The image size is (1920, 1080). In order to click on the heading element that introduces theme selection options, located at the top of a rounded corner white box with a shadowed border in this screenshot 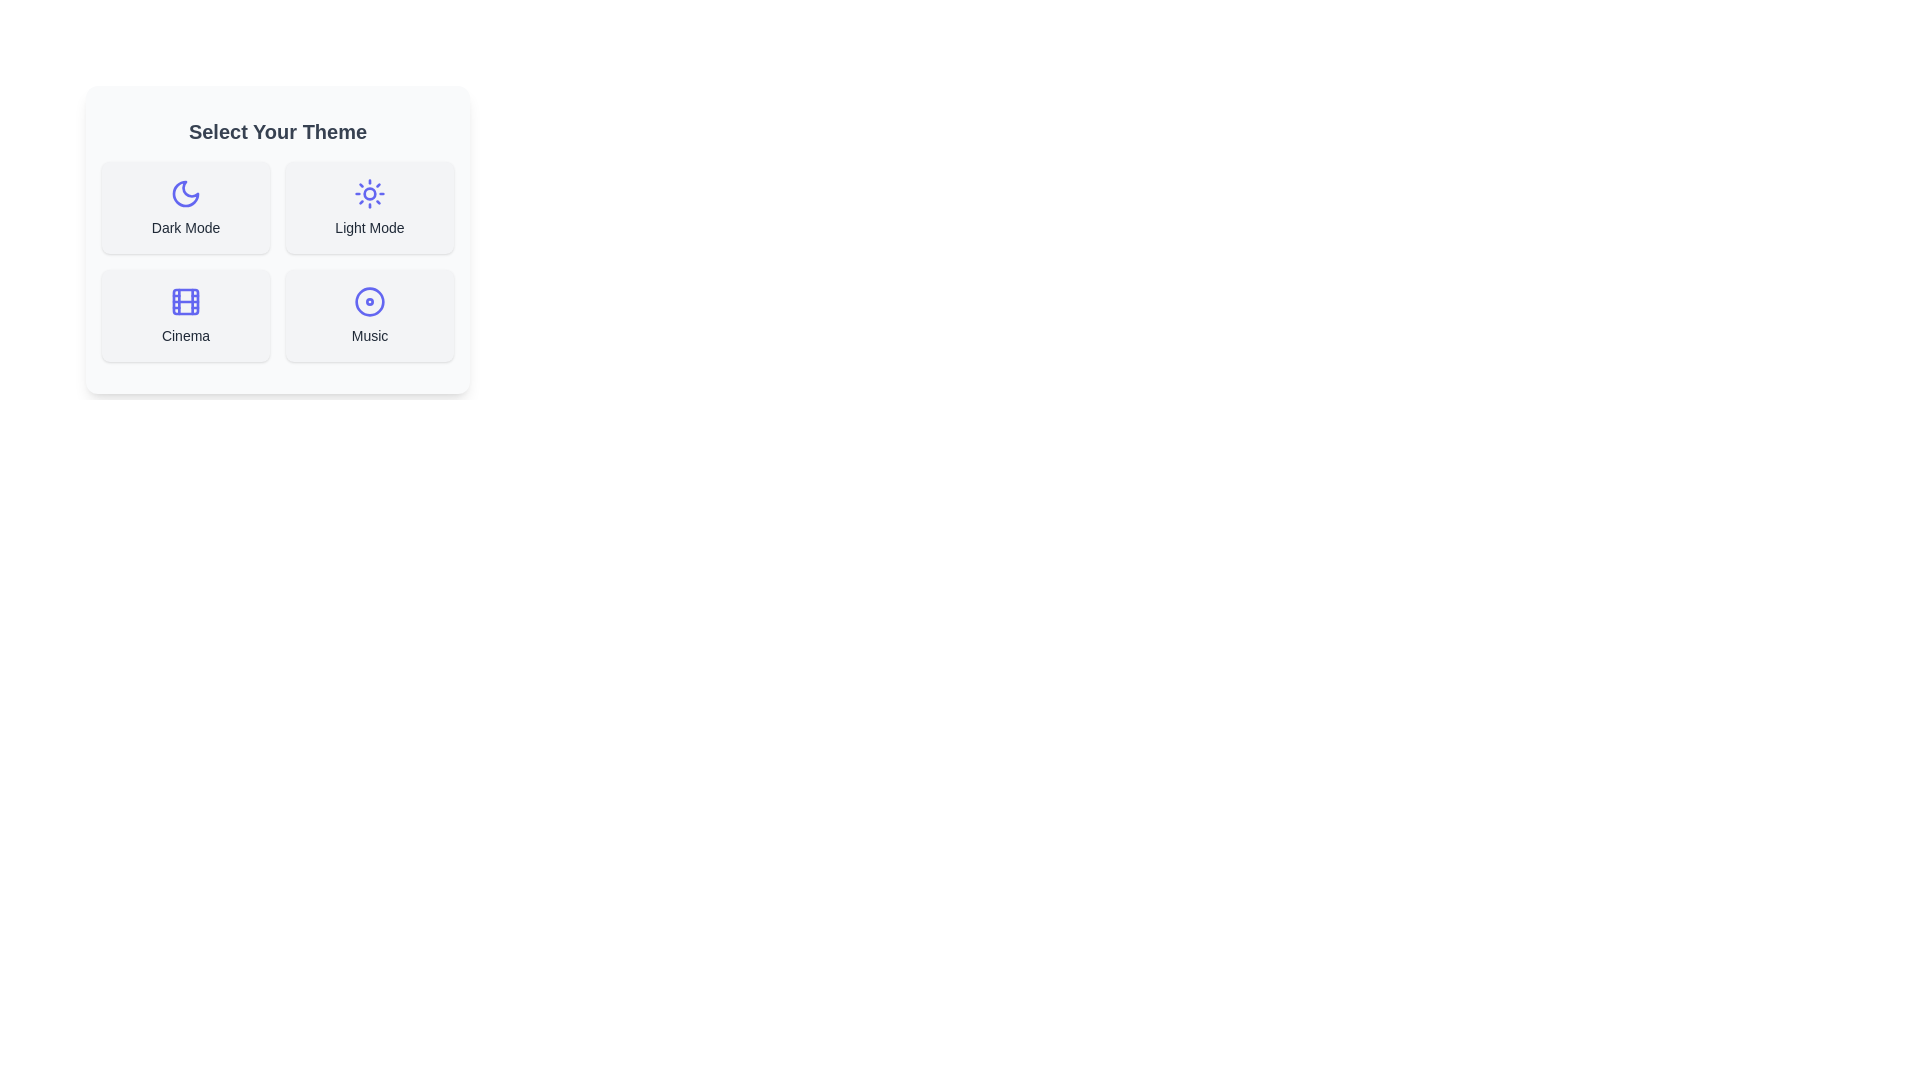, I will do `click(277, 131)`.